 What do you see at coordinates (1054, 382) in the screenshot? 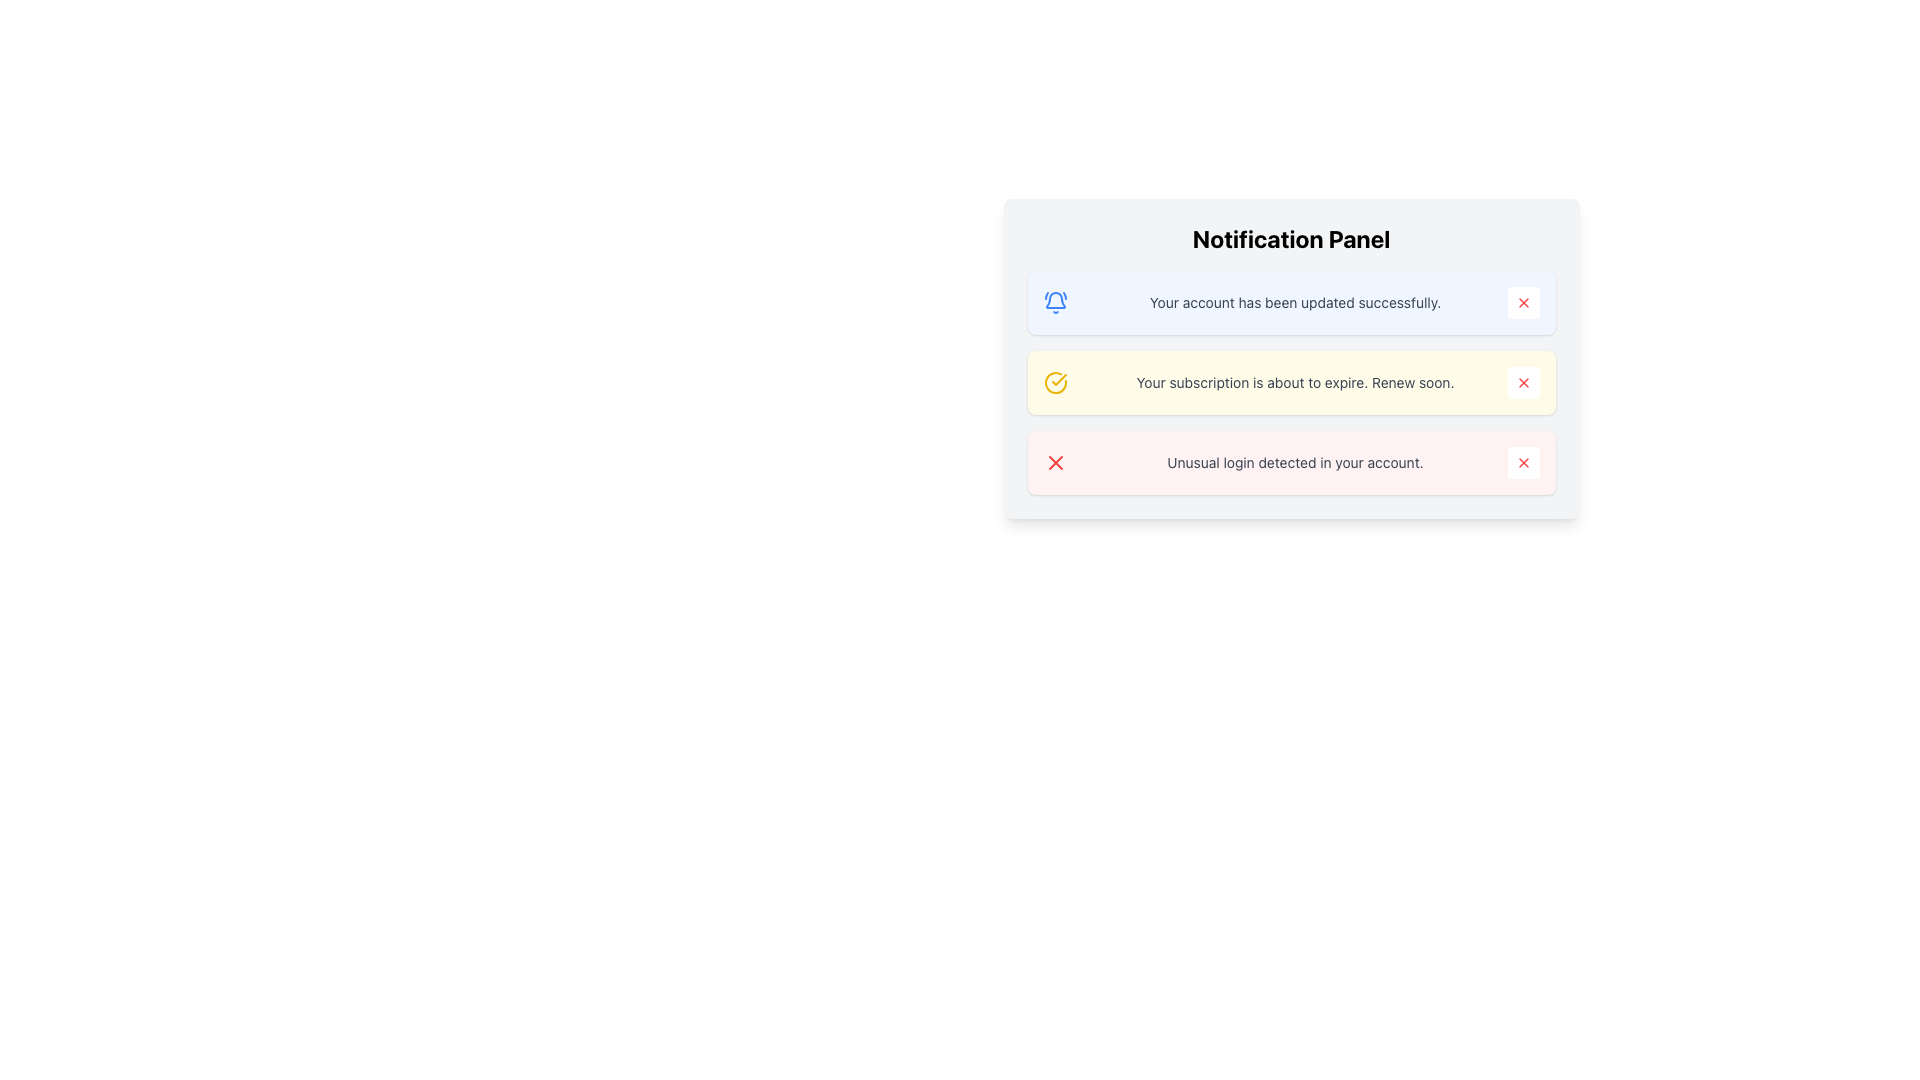
I see `the status indicator icon located in the second notification message, which is highlighted in yellow and positioned to the left of the notification text` at bounding box center [1054, 382].